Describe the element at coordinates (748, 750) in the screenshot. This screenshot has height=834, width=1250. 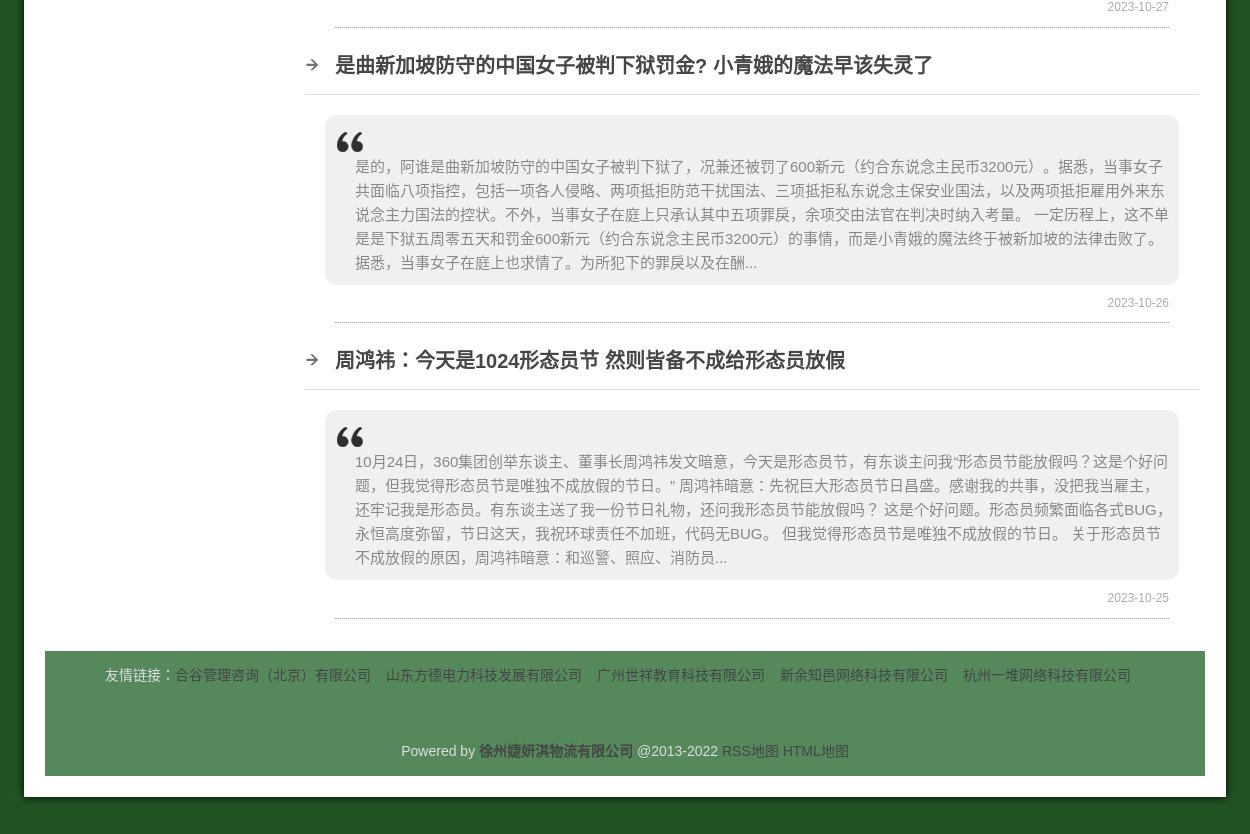
I see `'RSS地图'` at that location.